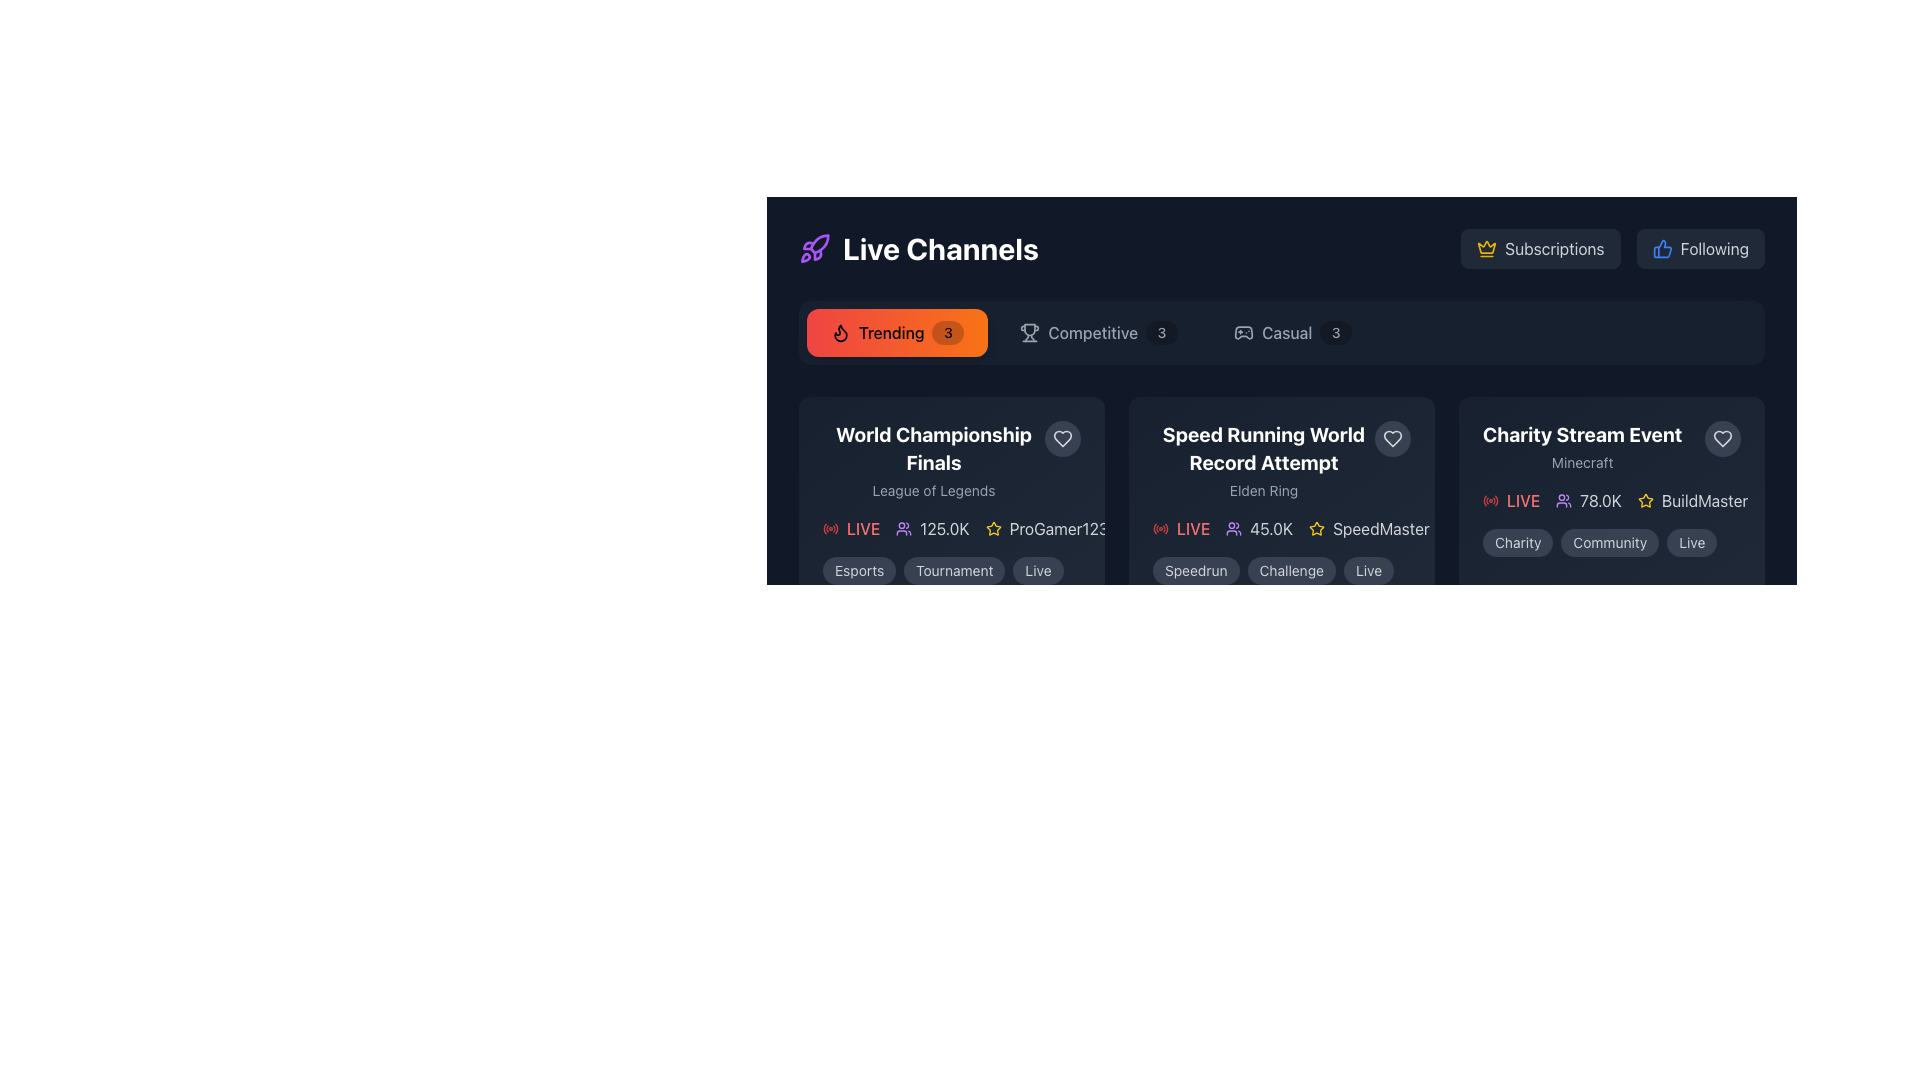  Describe the element at coordinates (1612, 543) in the screenshot. I see `the 'Community' badge within the Multi-item badge group located at the bottom of the 'Charity Stream Event' card, which contains the badges 'Charity', 'Community', and 'Live'` at that location.